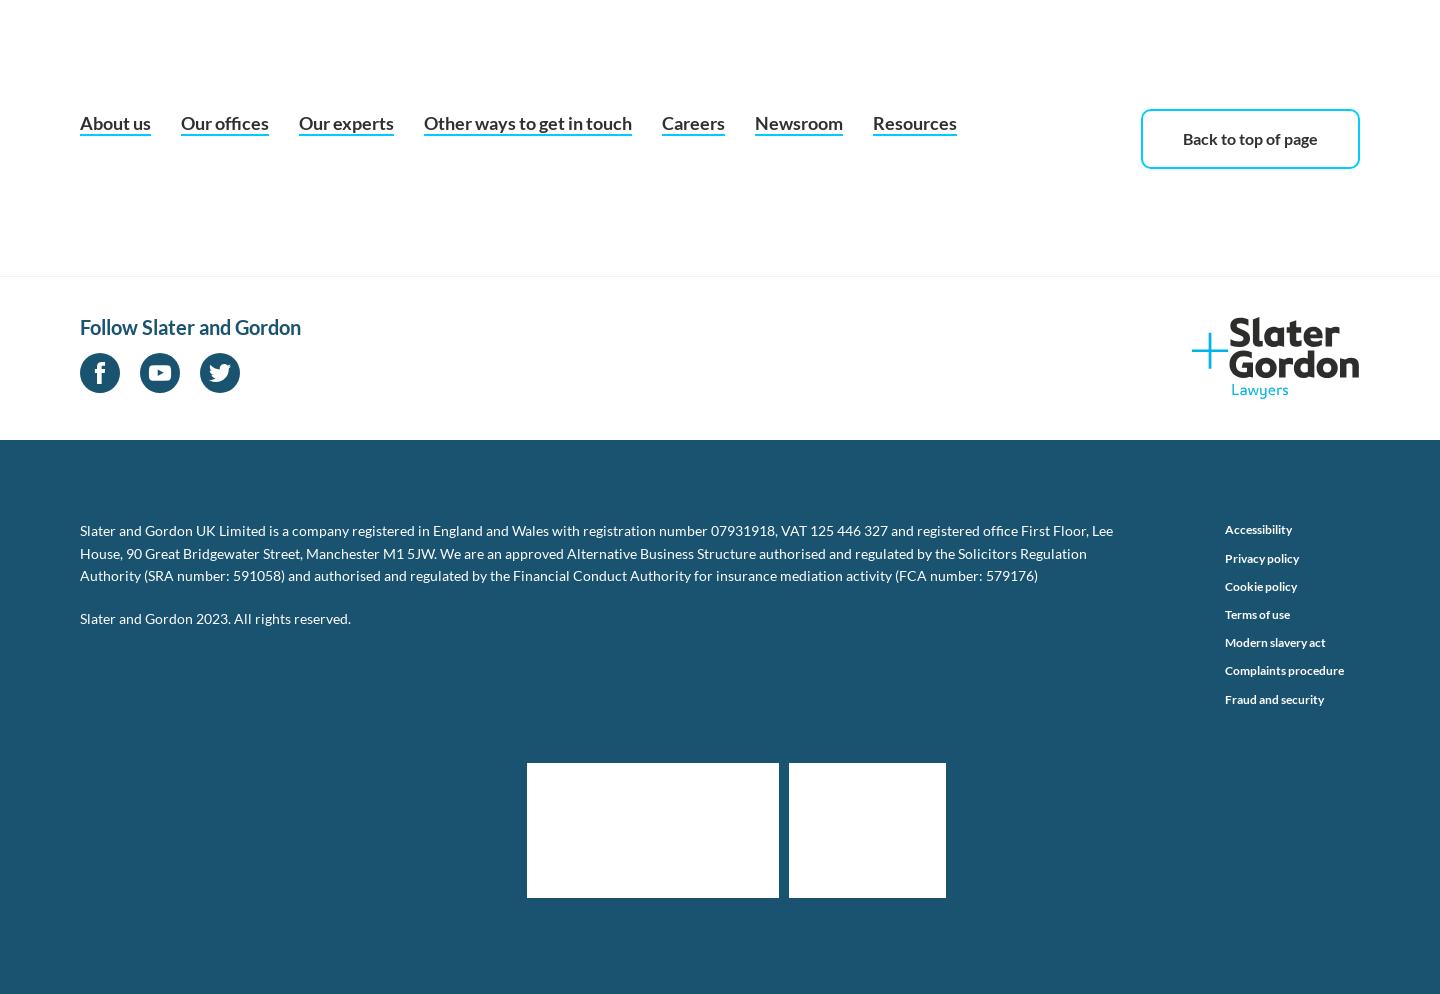 The height and width of the screenshot is (994, 1440). Describe the element at coordinates (1274, 697) in the screenshot. I see `'Fraud and security'` at that location.